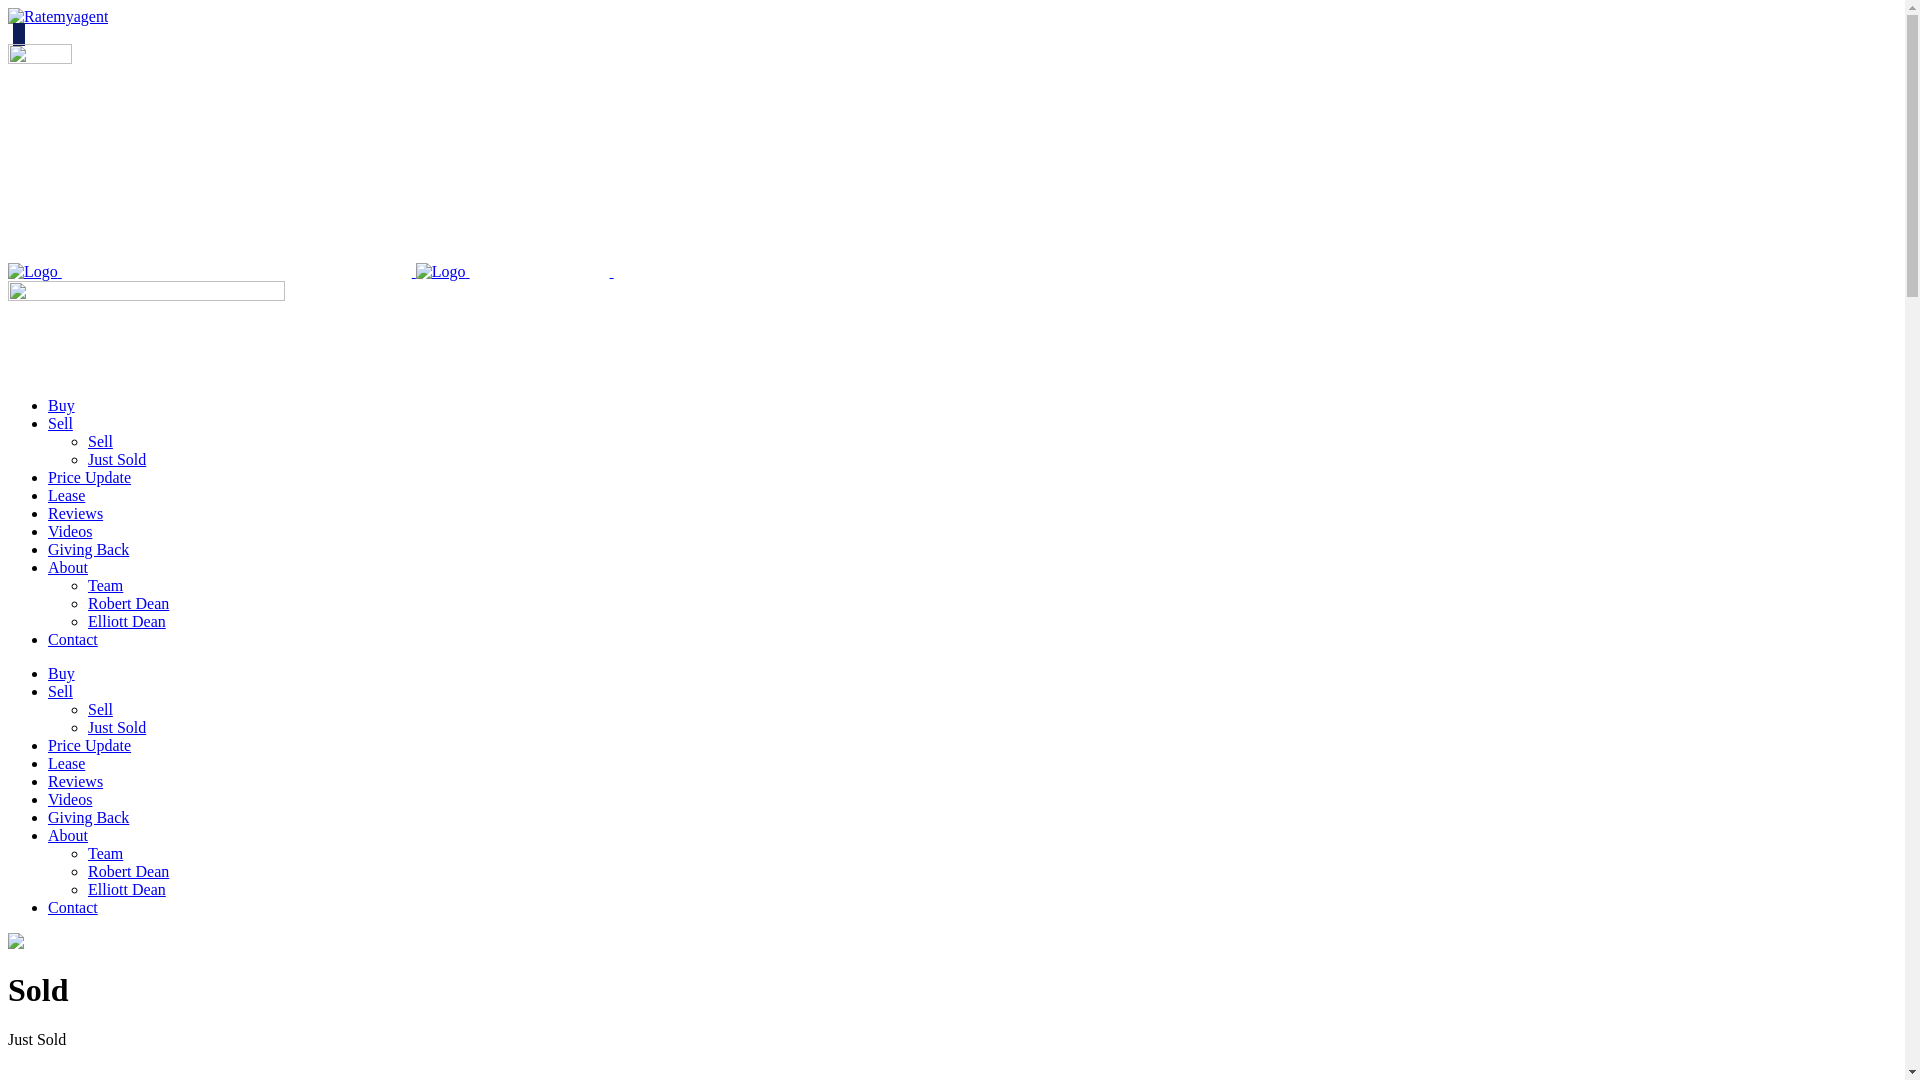  I want to click on 'Just Sold', so click(115, 727).